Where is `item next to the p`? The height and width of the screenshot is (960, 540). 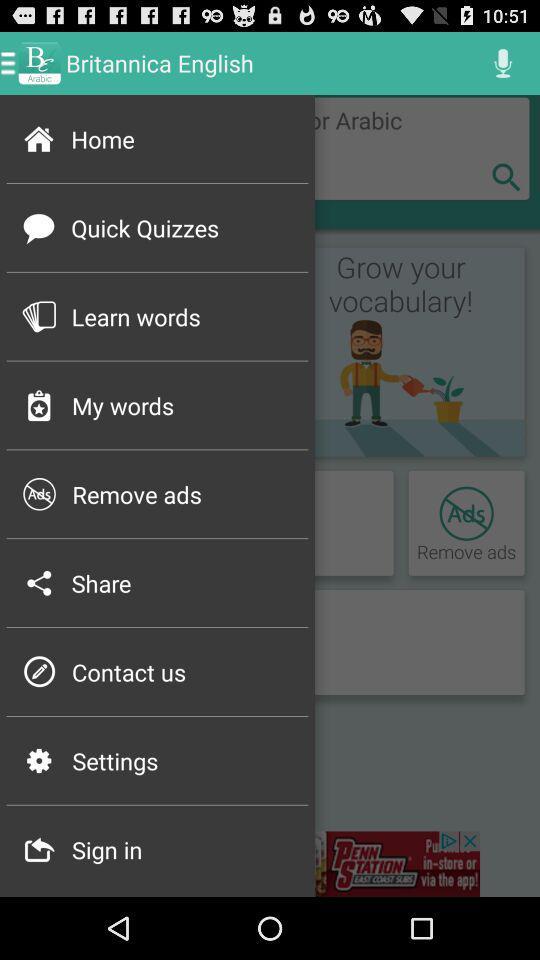
item next to the p is located at coordinates (183, 672).